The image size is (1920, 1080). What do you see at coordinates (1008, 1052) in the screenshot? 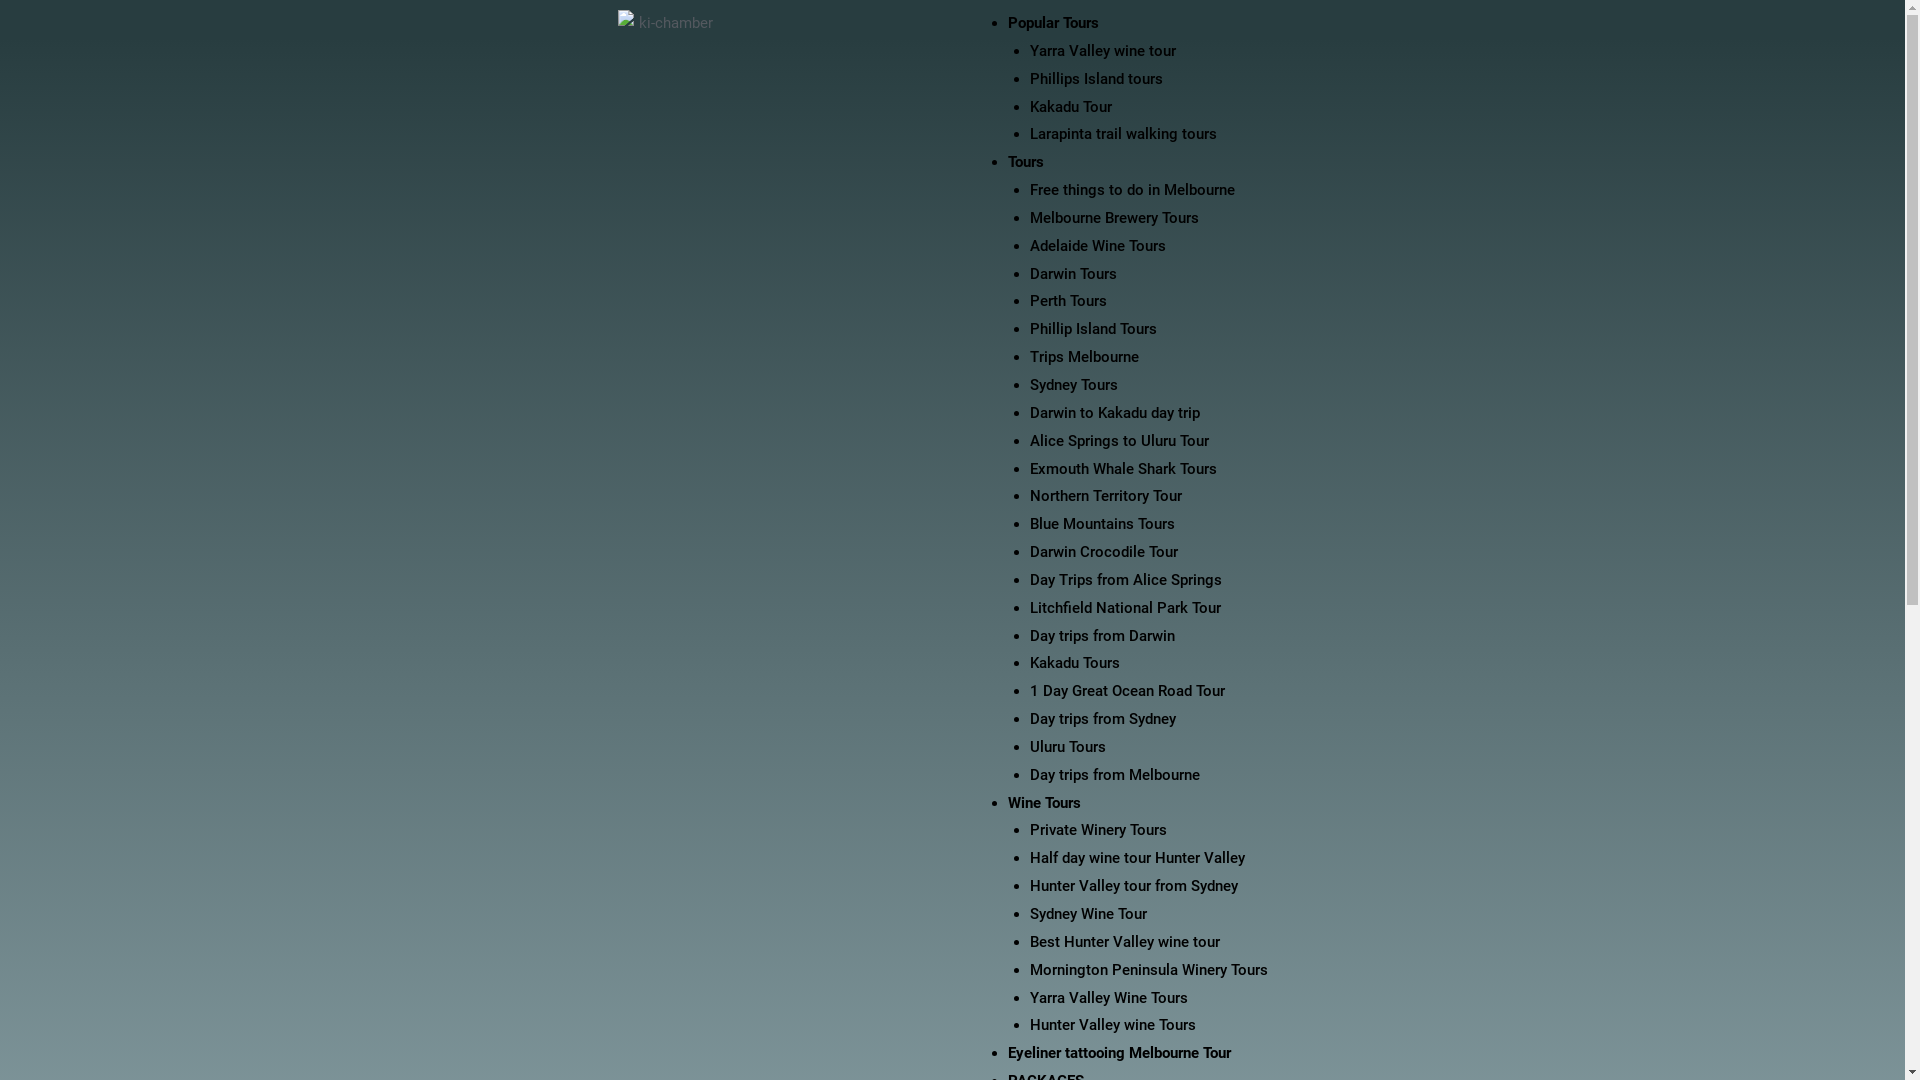
I see `'Eyeliner tattooing Melbourne Tour'` at bounding box center [1008, 1052].